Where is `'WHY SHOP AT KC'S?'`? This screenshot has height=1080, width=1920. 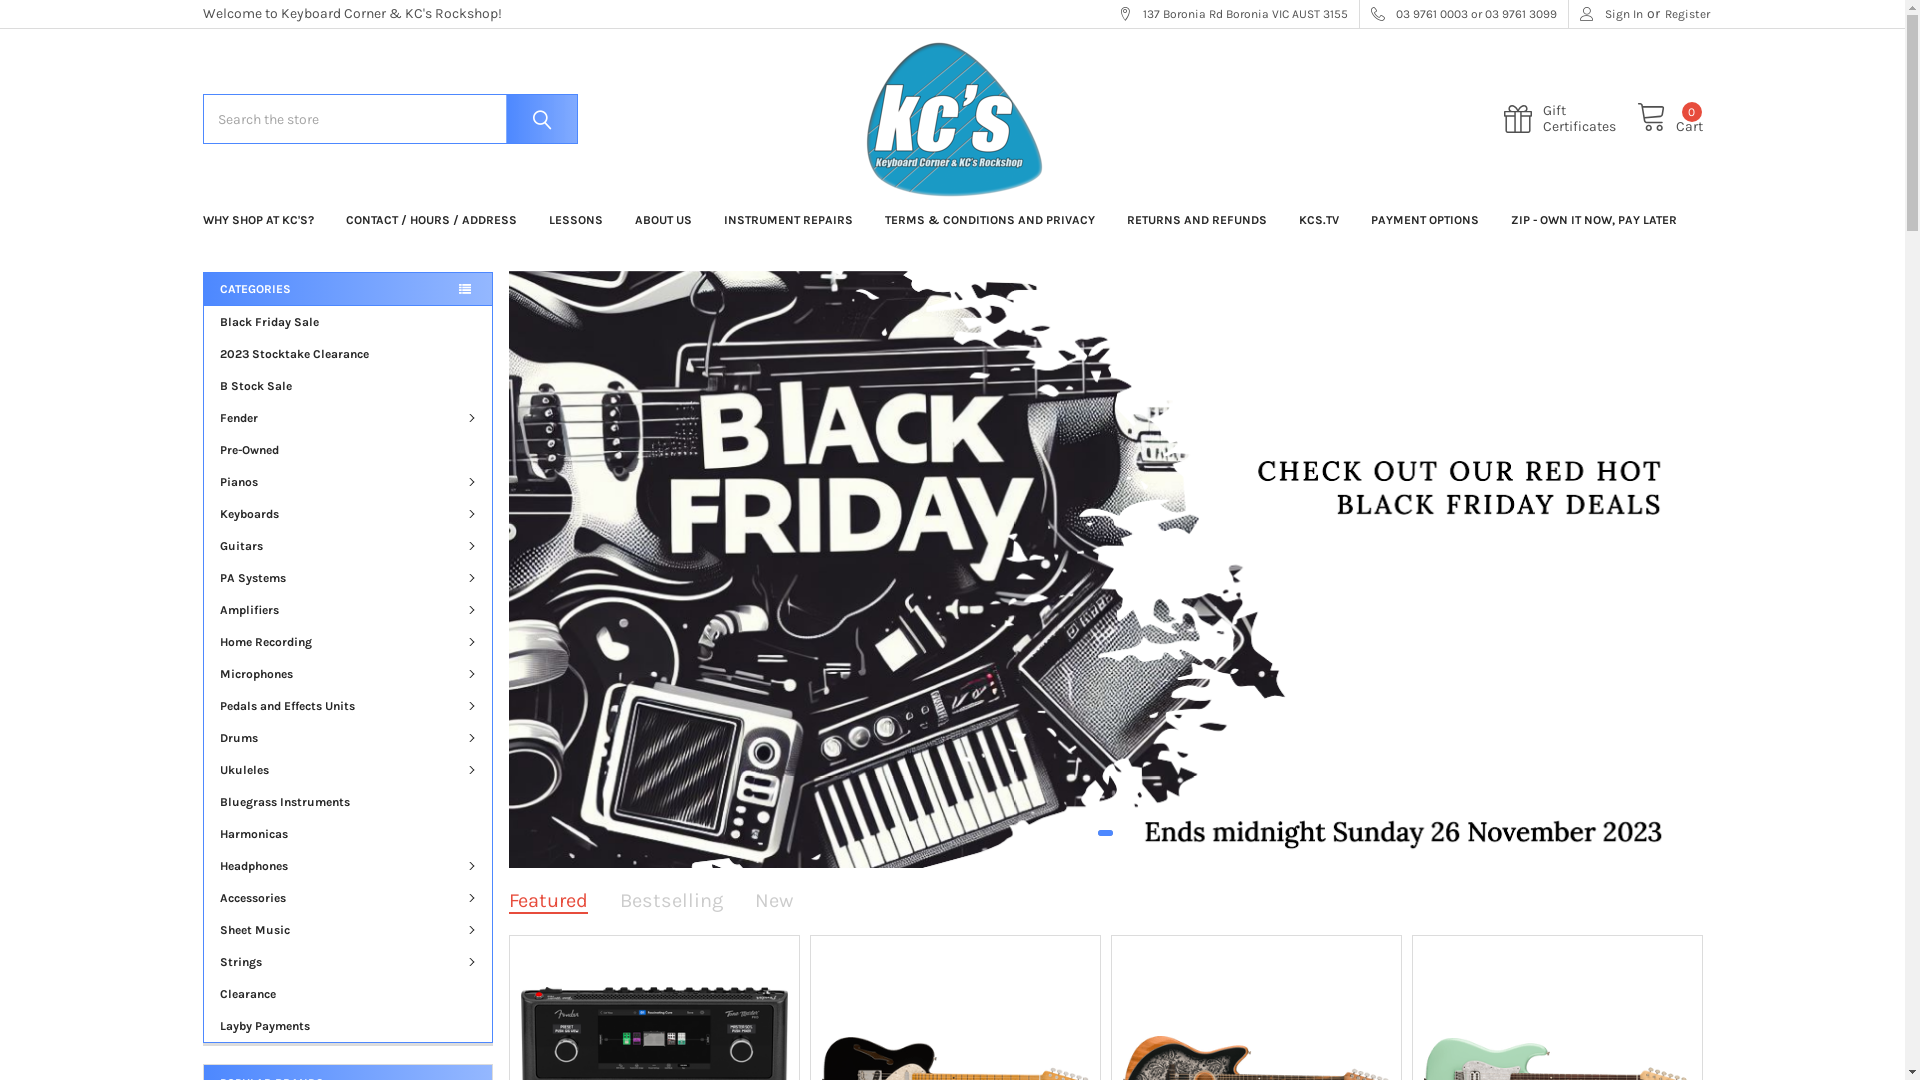
'WHY SHOP AT KC'S?' is located at coordinates (256, 219).